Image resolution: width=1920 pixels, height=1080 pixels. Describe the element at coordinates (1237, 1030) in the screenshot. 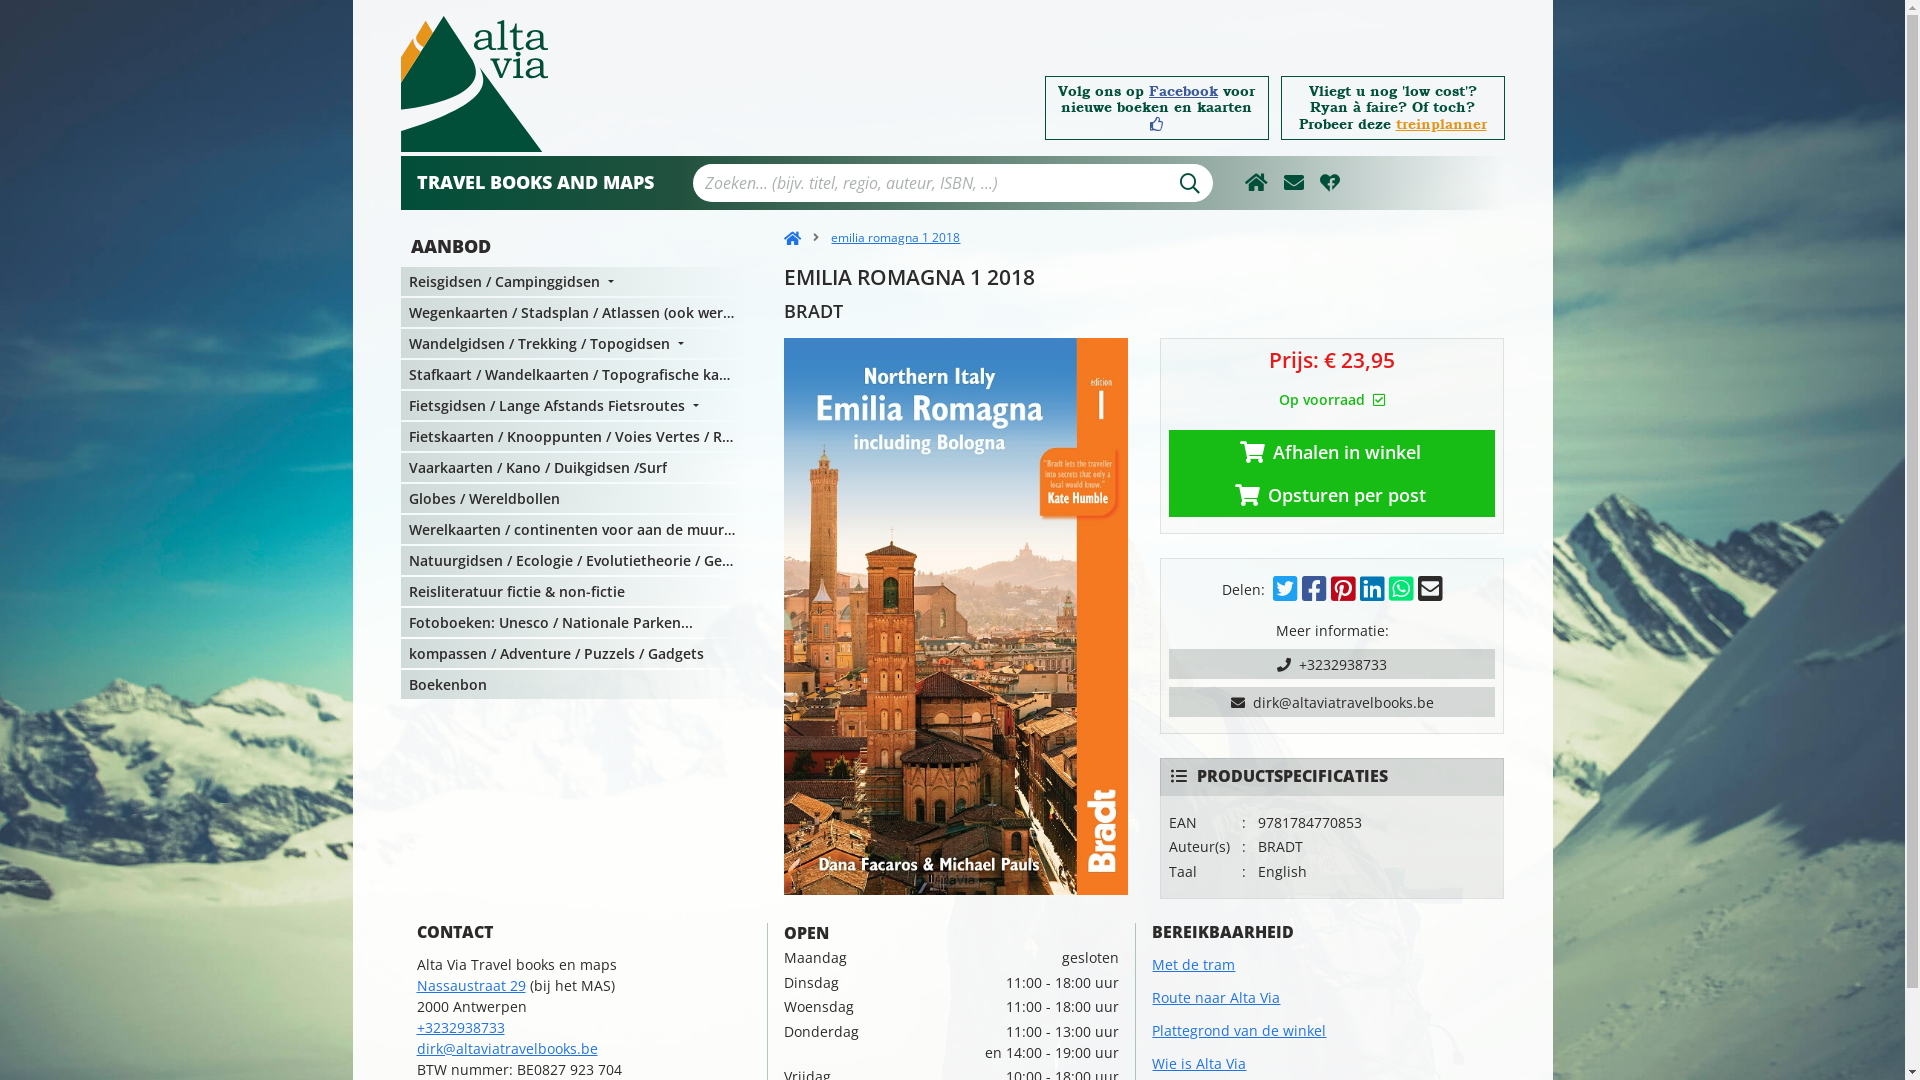

I see `'Plattegrond van de winkel'` at that location.